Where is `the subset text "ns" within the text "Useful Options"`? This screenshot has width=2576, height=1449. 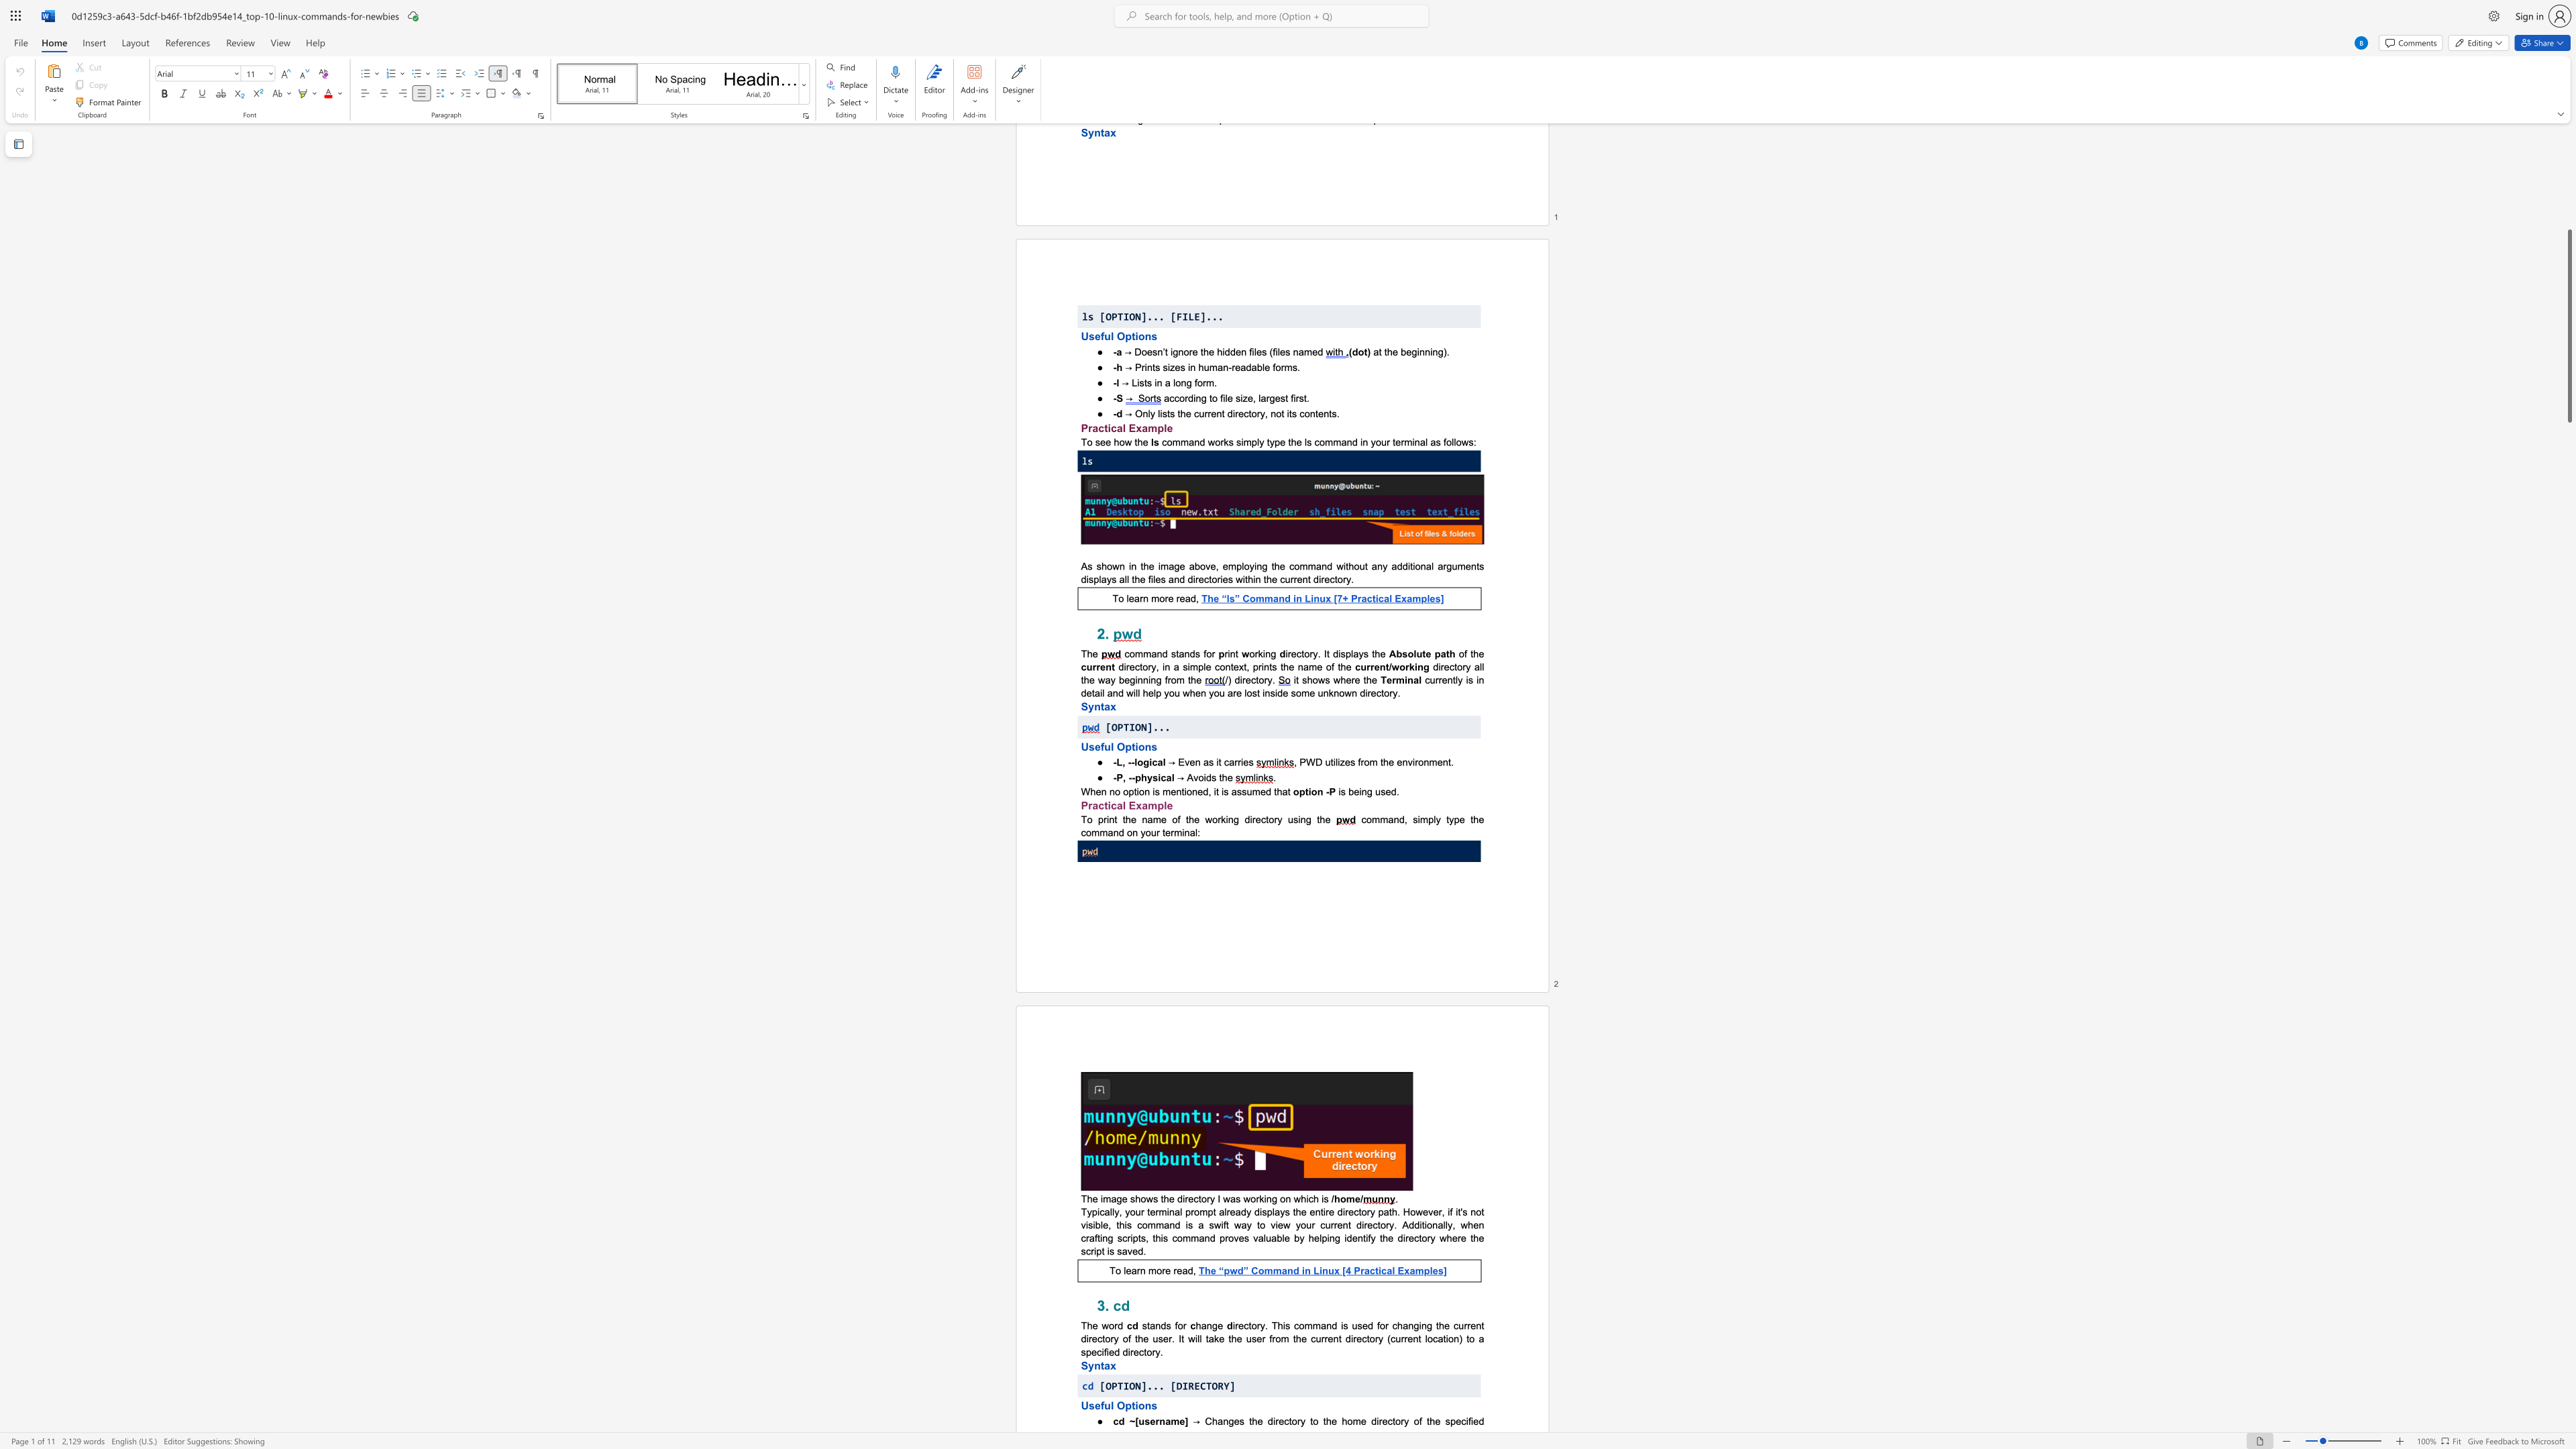
the subset text "ns" within the text "Useful Options" is located at coordinates (1144, 1404).